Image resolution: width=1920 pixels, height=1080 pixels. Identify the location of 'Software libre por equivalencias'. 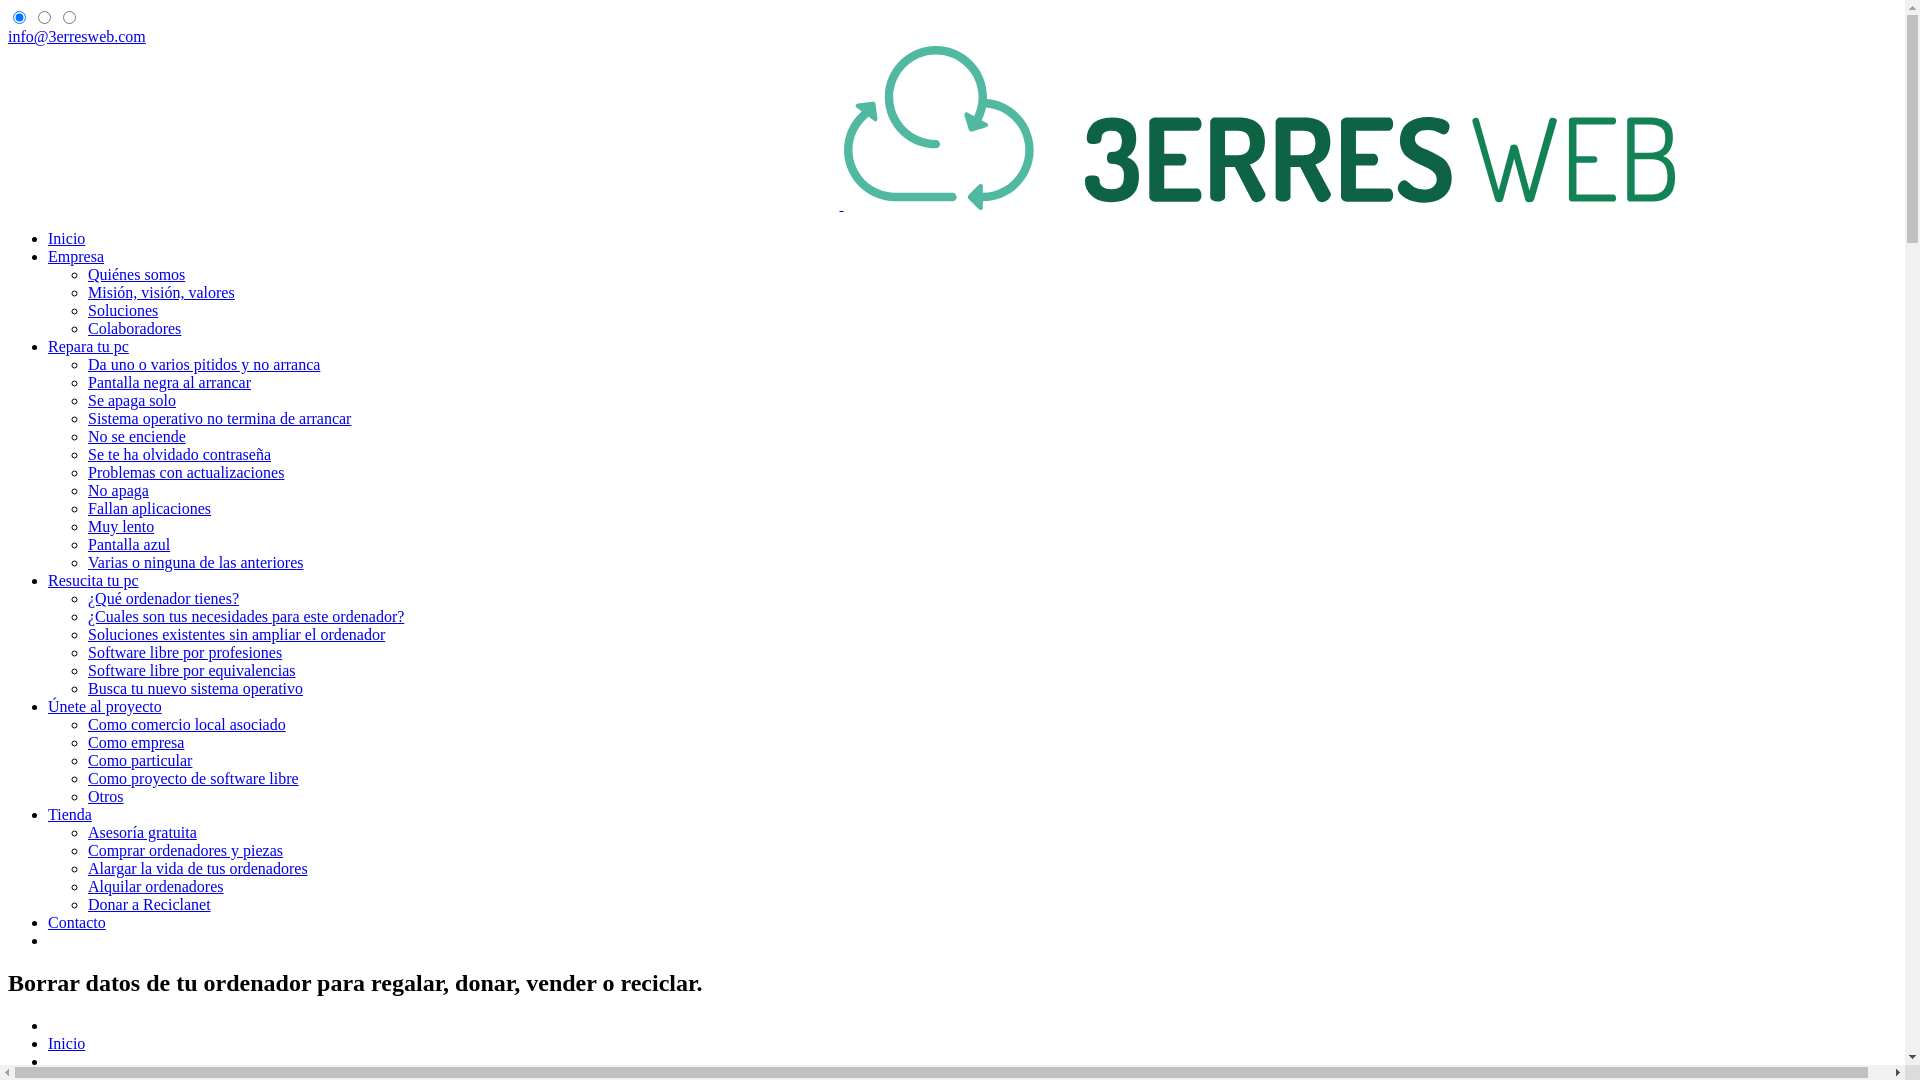
(191, 670).